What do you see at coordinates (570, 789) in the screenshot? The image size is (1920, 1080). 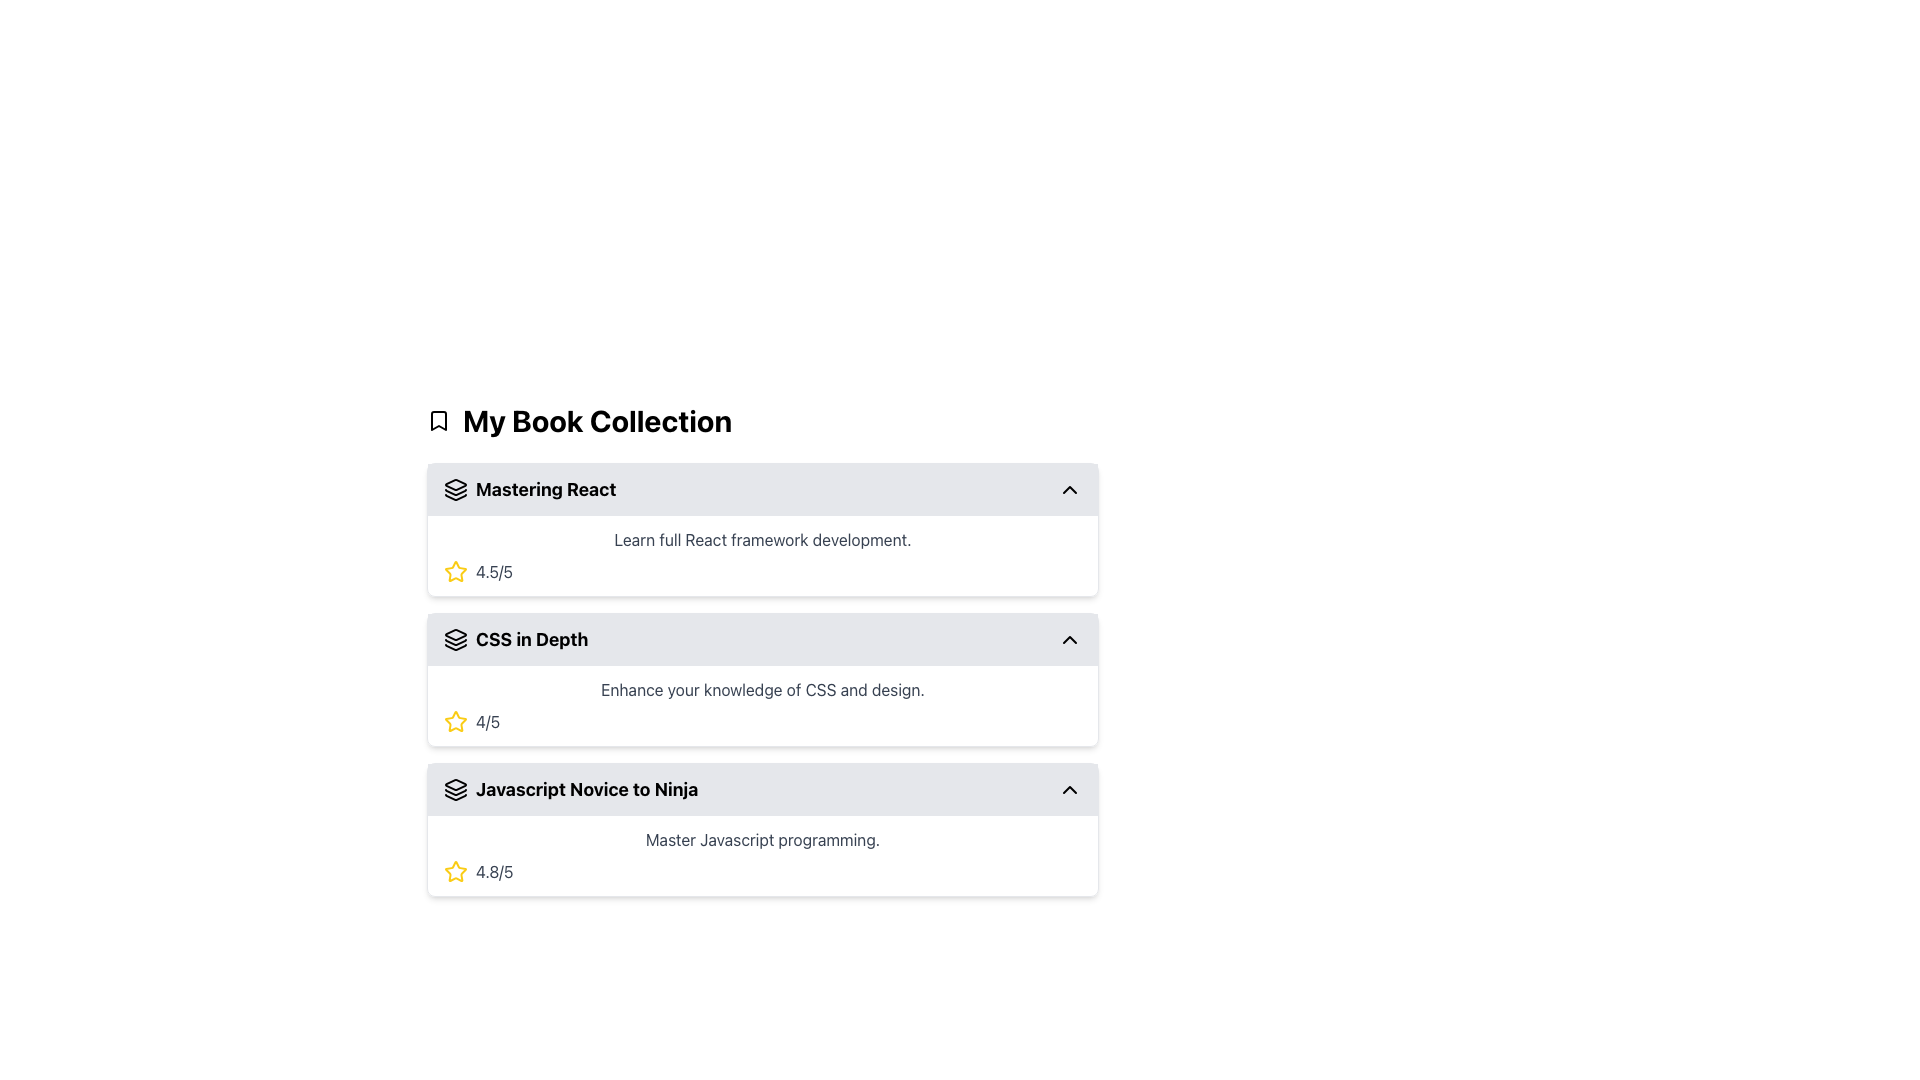 I see `on the title of the book in the third list item's header in the 'My Book Collection' section` at bounding box center [570, 789].